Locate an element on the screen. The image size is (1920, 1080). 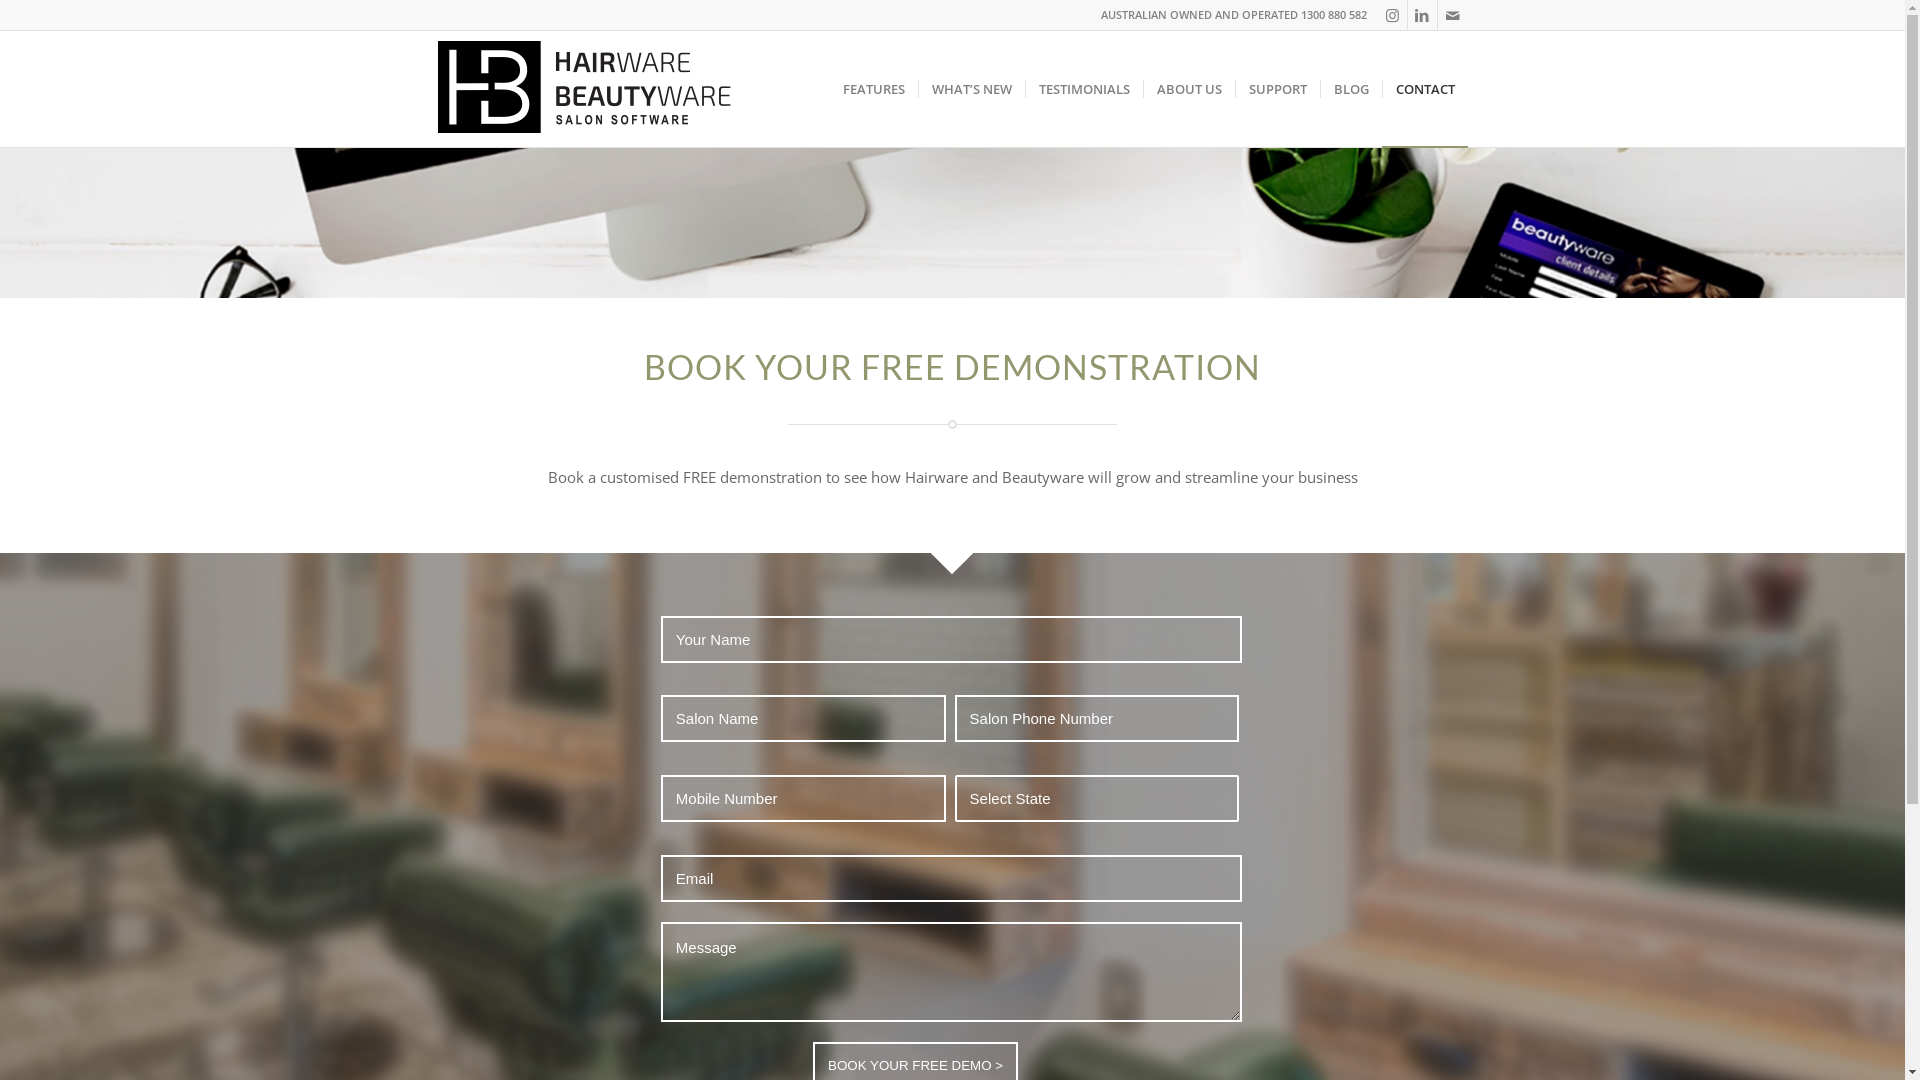
'TESTIMONIALS' is located at coordinates (1082, 87).